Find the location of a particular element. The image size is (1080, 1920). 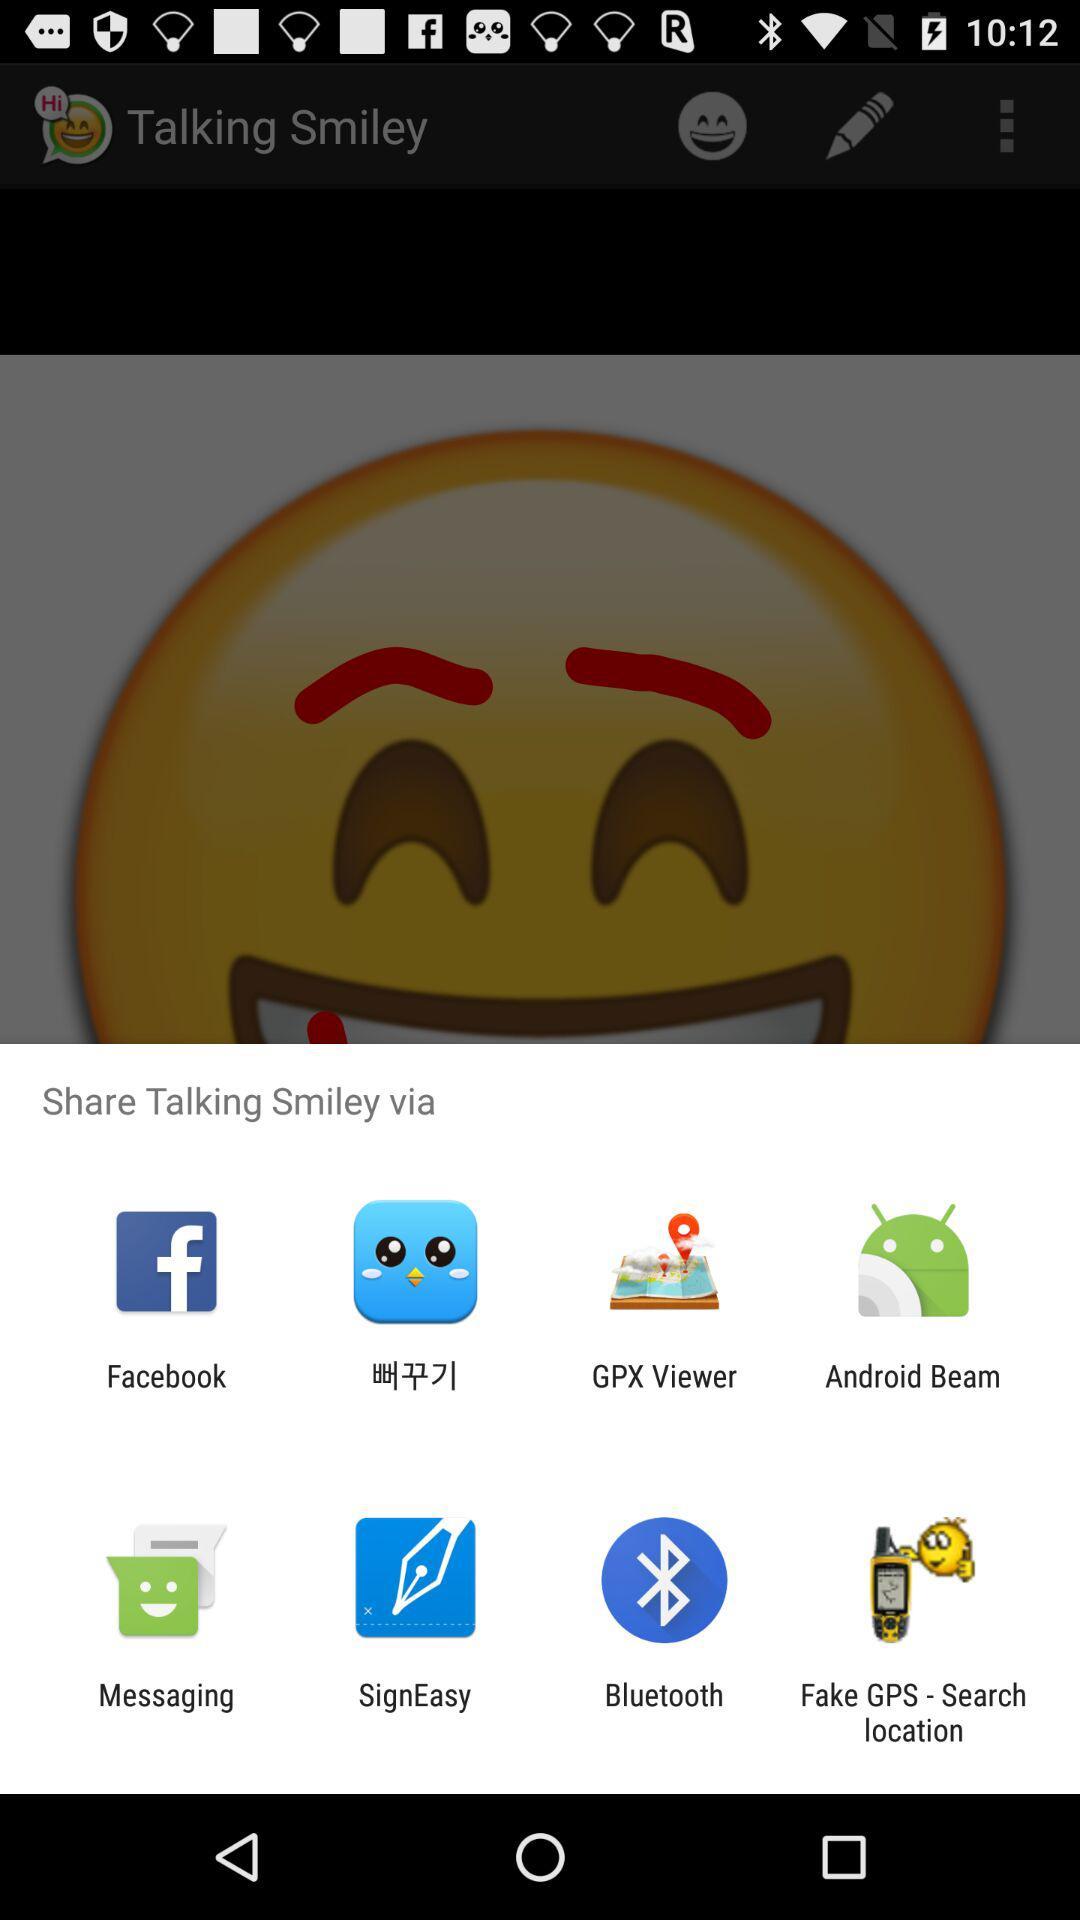

the icon to the right of facebook app is located at coordinates (414, 1392).